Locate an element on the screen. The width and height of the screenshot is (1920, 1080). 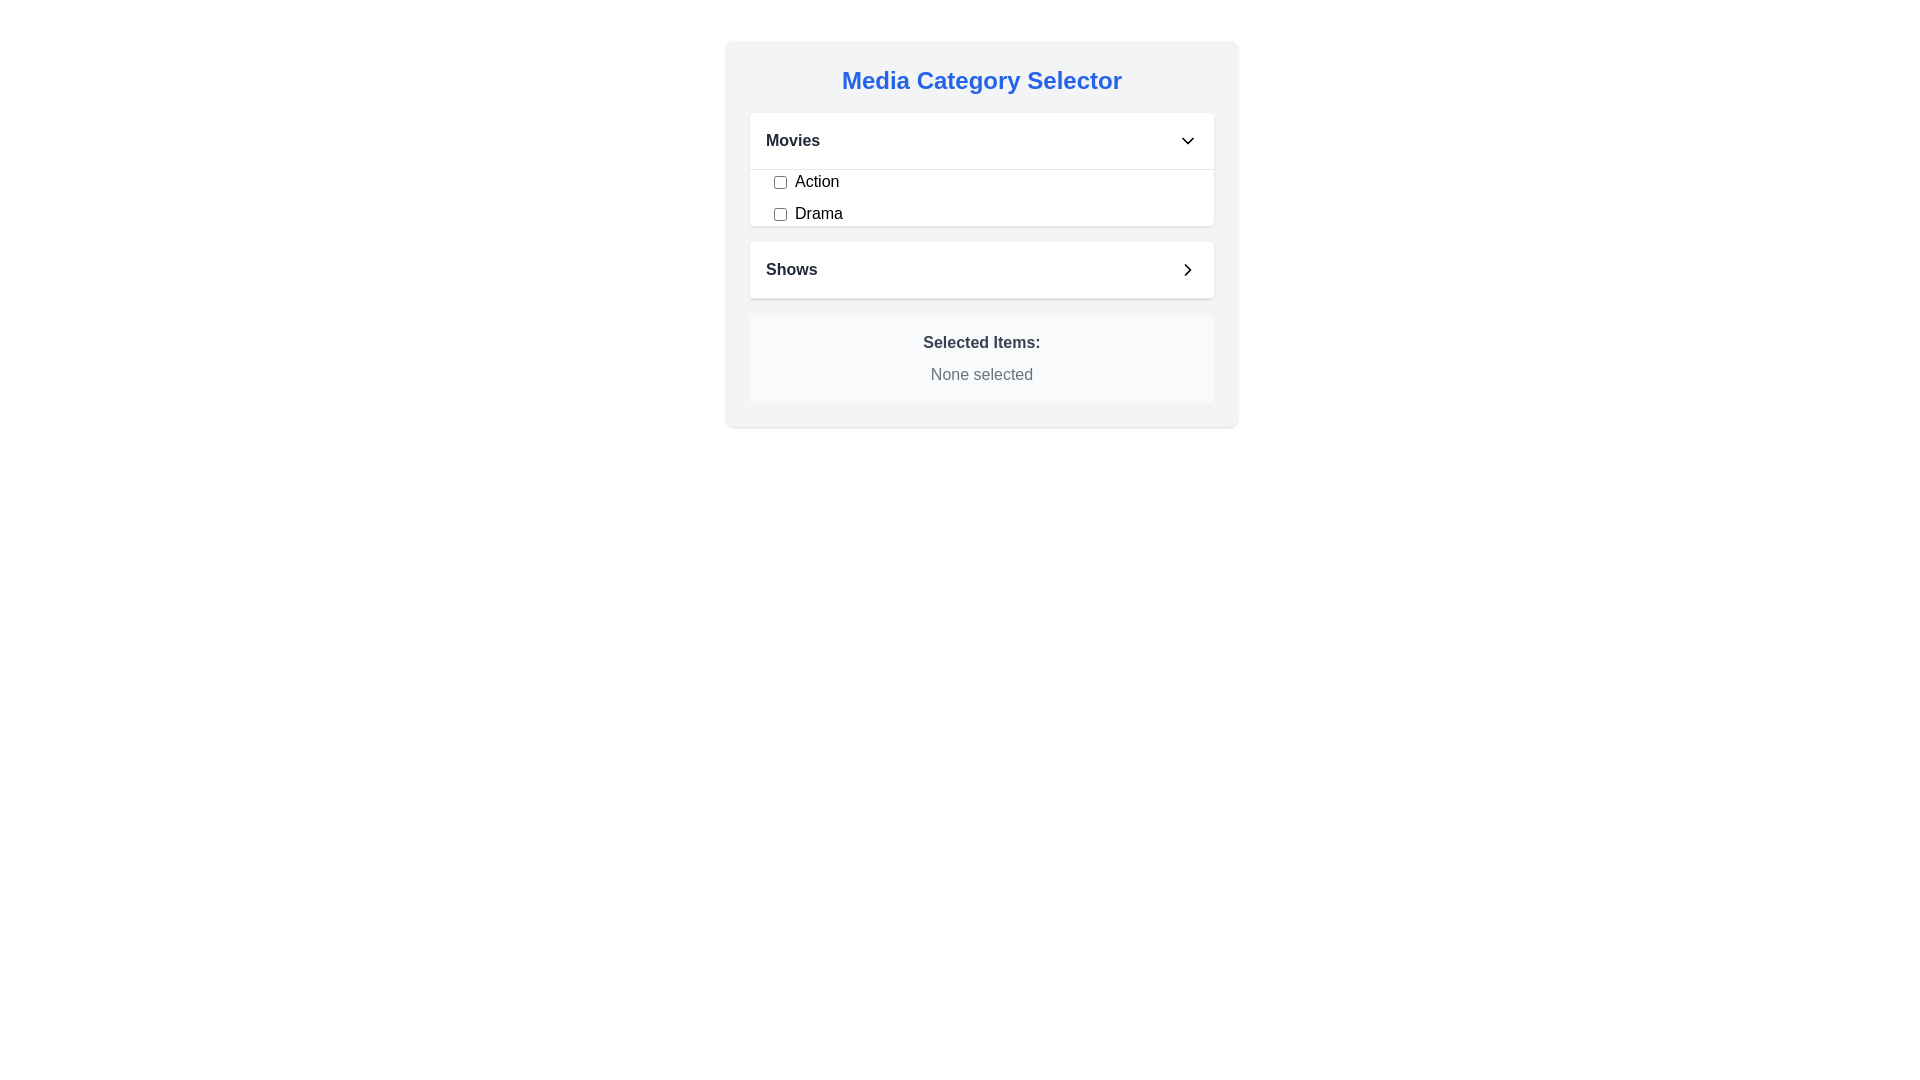
the 'Drama' checkbox in the 'Movies' section is located at coordinates (779, 213).